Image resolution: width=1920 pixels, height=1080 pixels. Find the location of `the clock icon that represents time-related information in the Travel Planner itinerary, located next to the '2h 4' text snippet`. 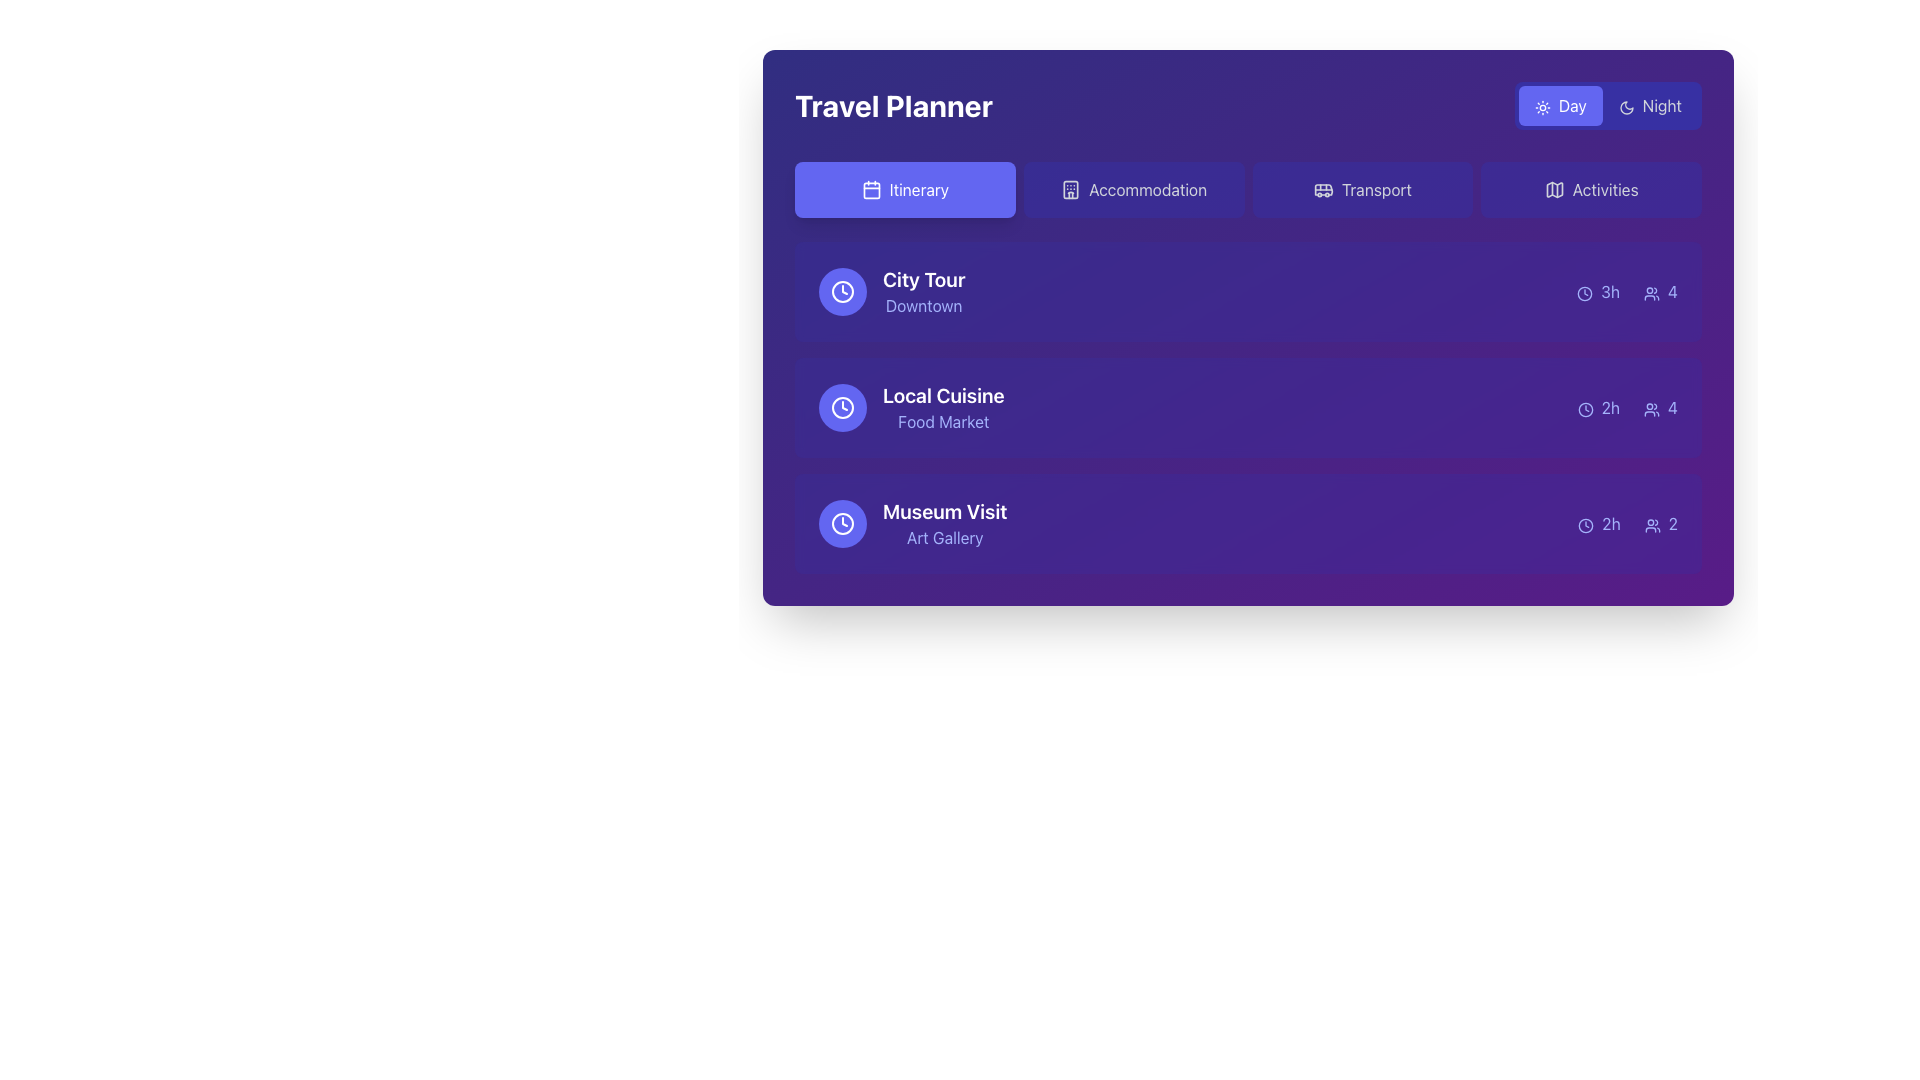

the clock icon that represents time-related information in the Travel Planner itinerary, located next to the '2h 4' text snippet is located at coordinates (1584, 408).